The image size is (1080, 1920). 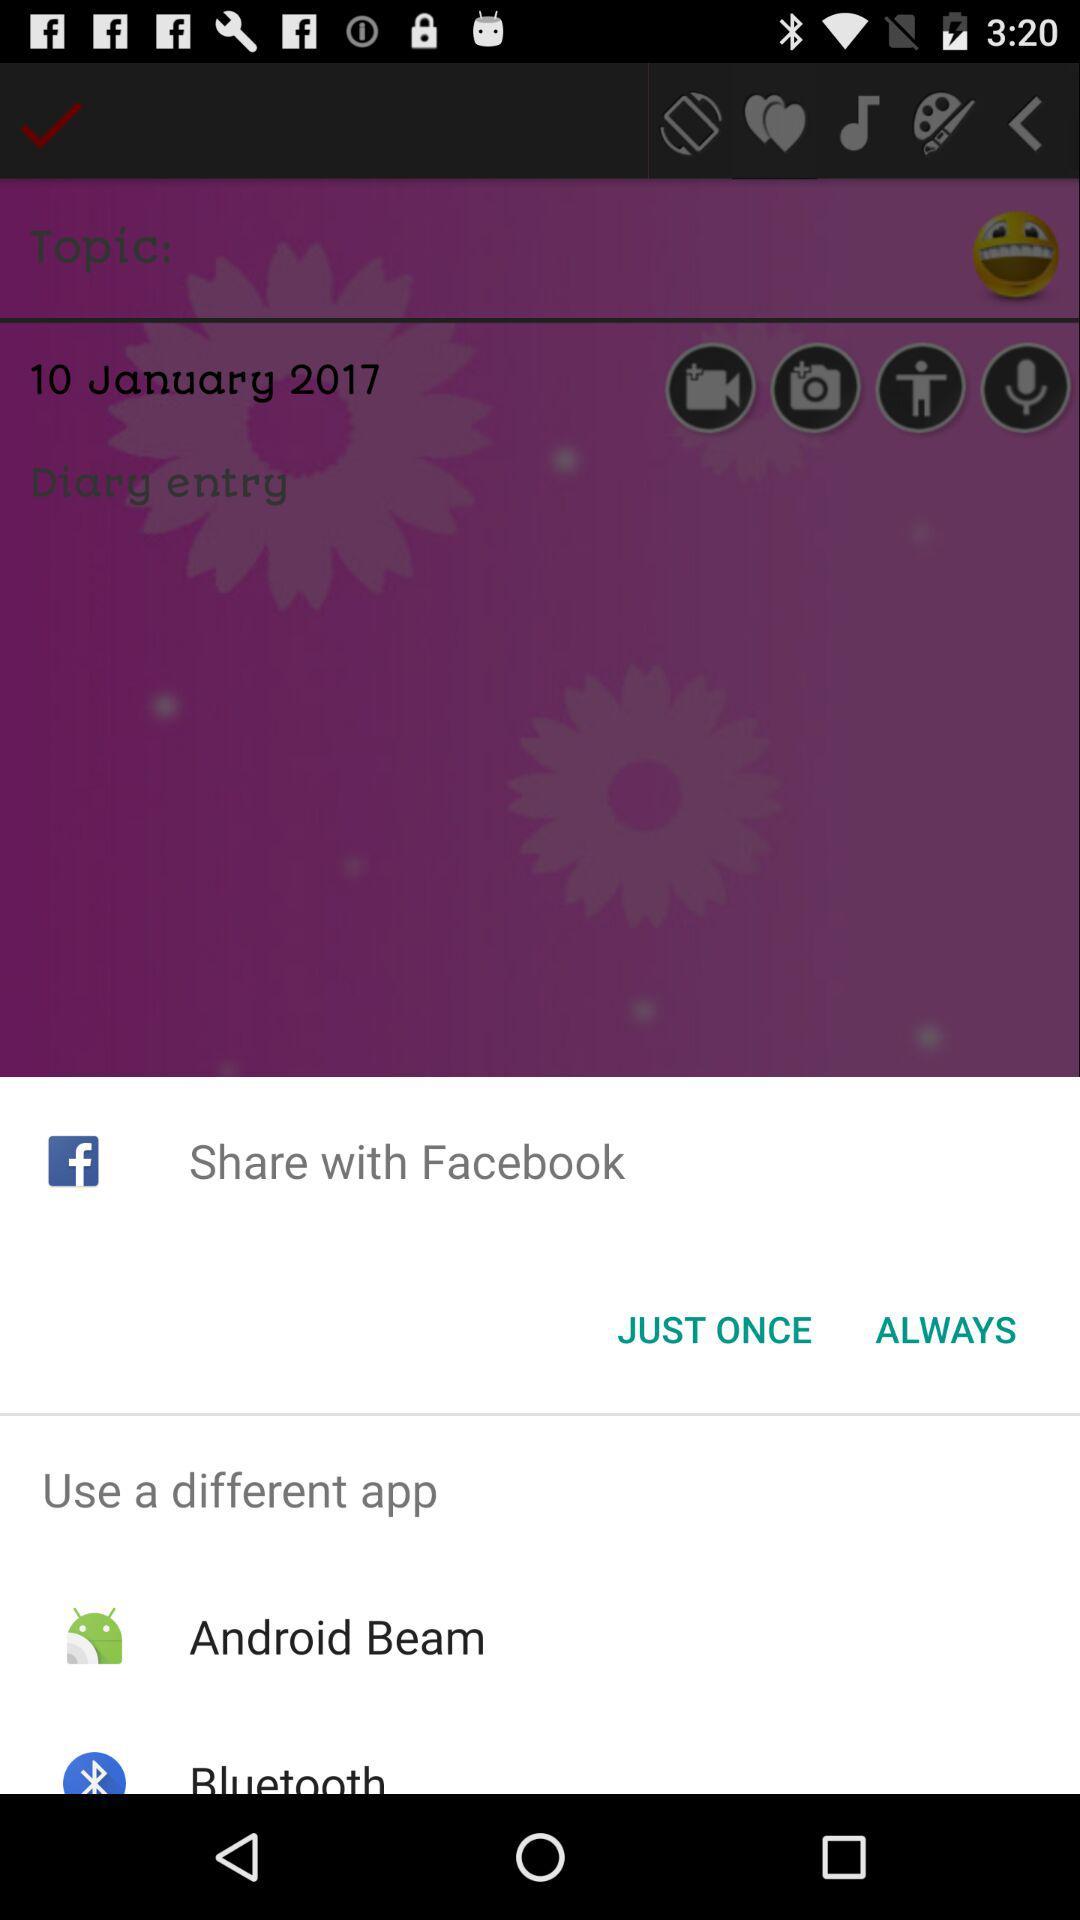 What do you see at coordinates (336, 1636) in the screenshot?
I see `the item below use a different app` at bounding box center [336, 1636].